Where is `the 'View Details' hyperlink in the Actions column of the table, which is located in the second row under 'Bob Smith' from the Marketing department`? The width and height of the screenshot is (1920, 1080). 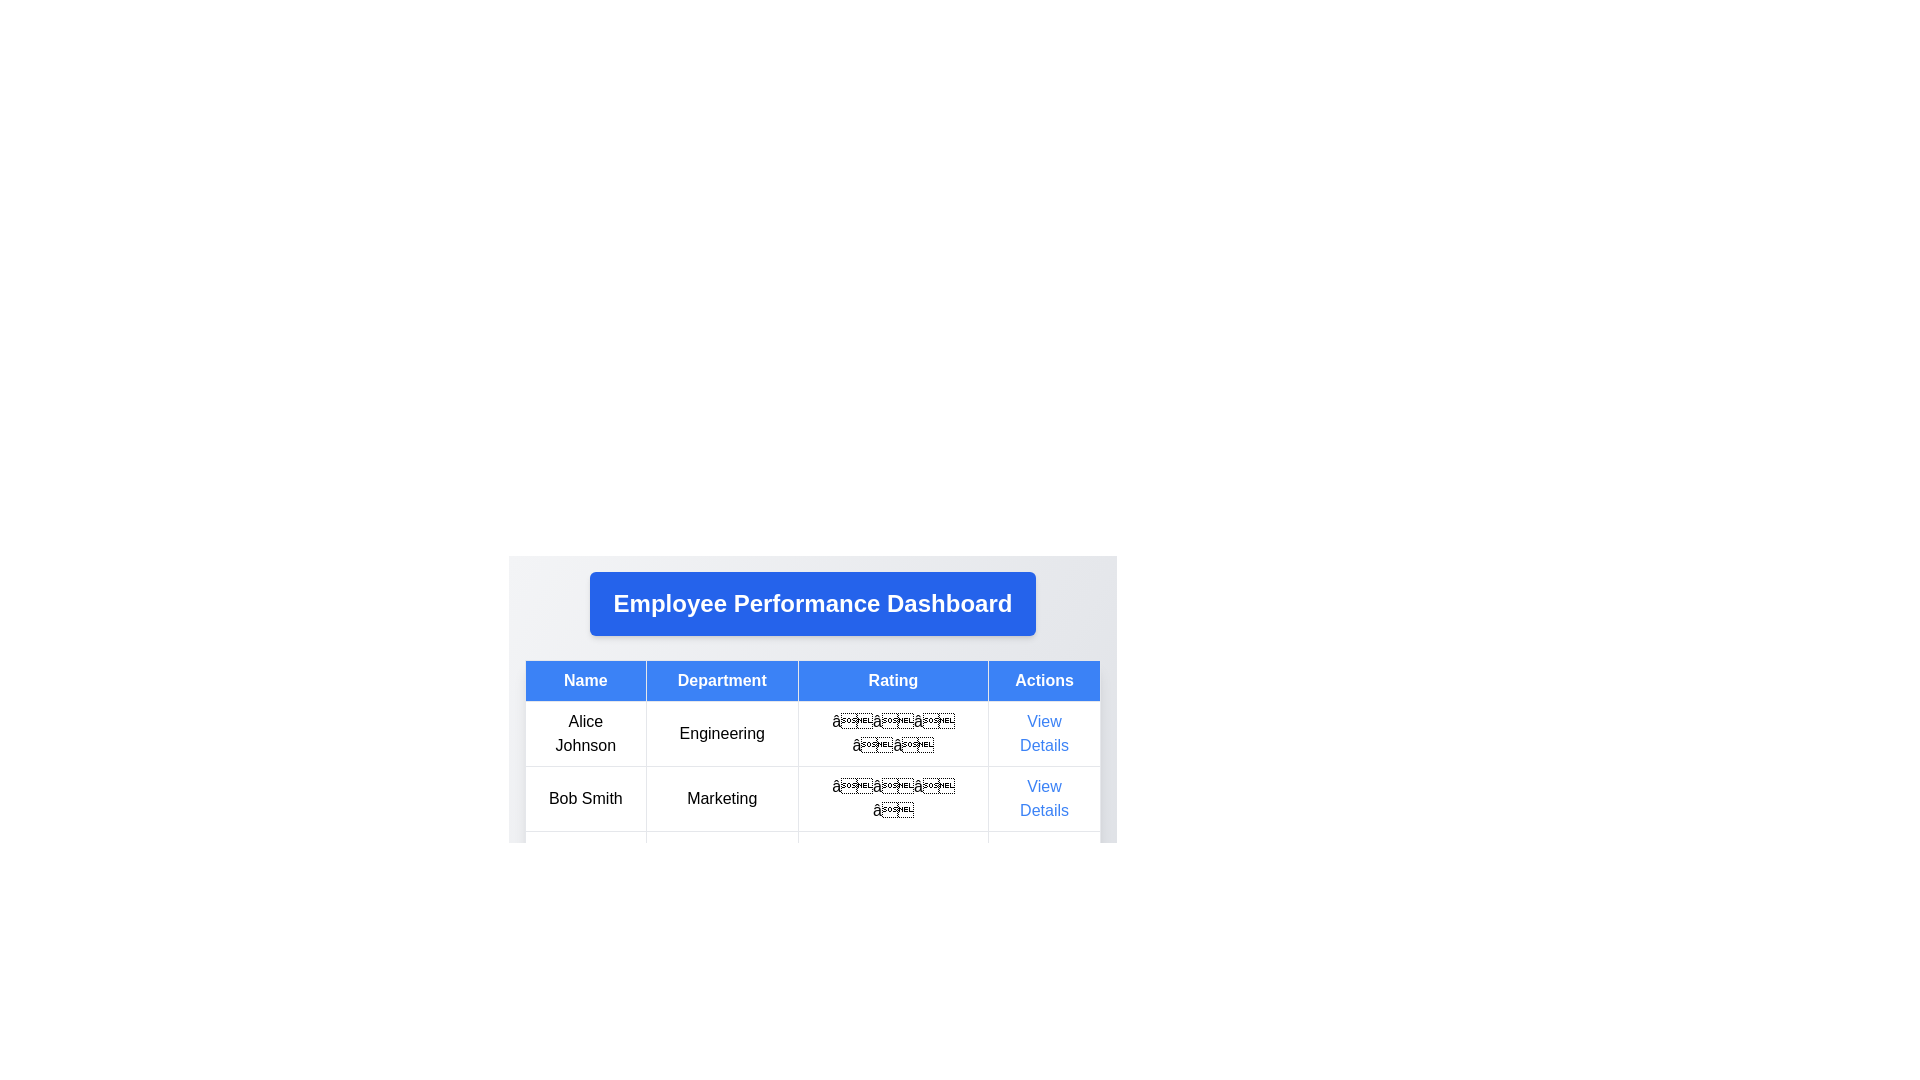 the 'View Details' hyperlink in the Actions column of the table, which is located in the second row under 'Bob Smith' from the Marketing department is located at coordinates (1043, 797).